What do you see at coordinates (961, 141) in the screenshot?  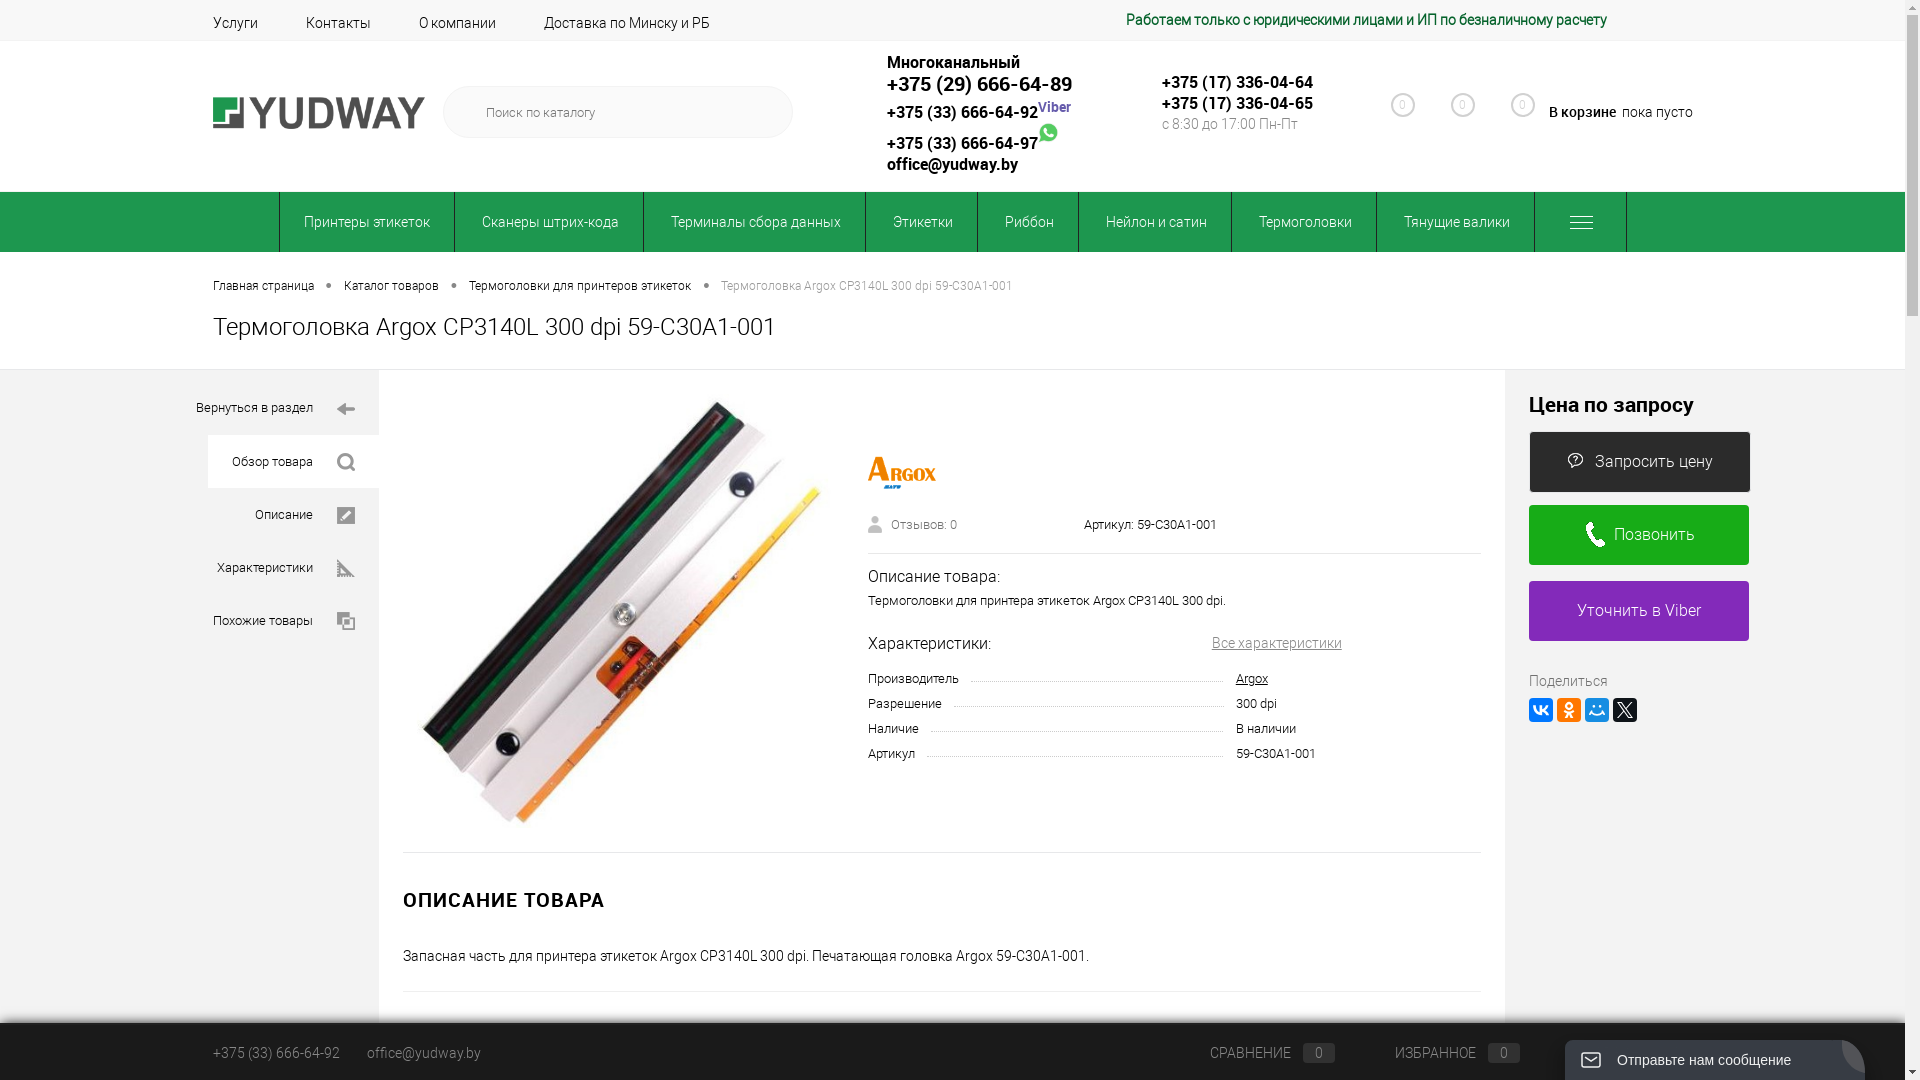 I see `'+375 (33) 666-64-97'` at bounding box center [961, 141].